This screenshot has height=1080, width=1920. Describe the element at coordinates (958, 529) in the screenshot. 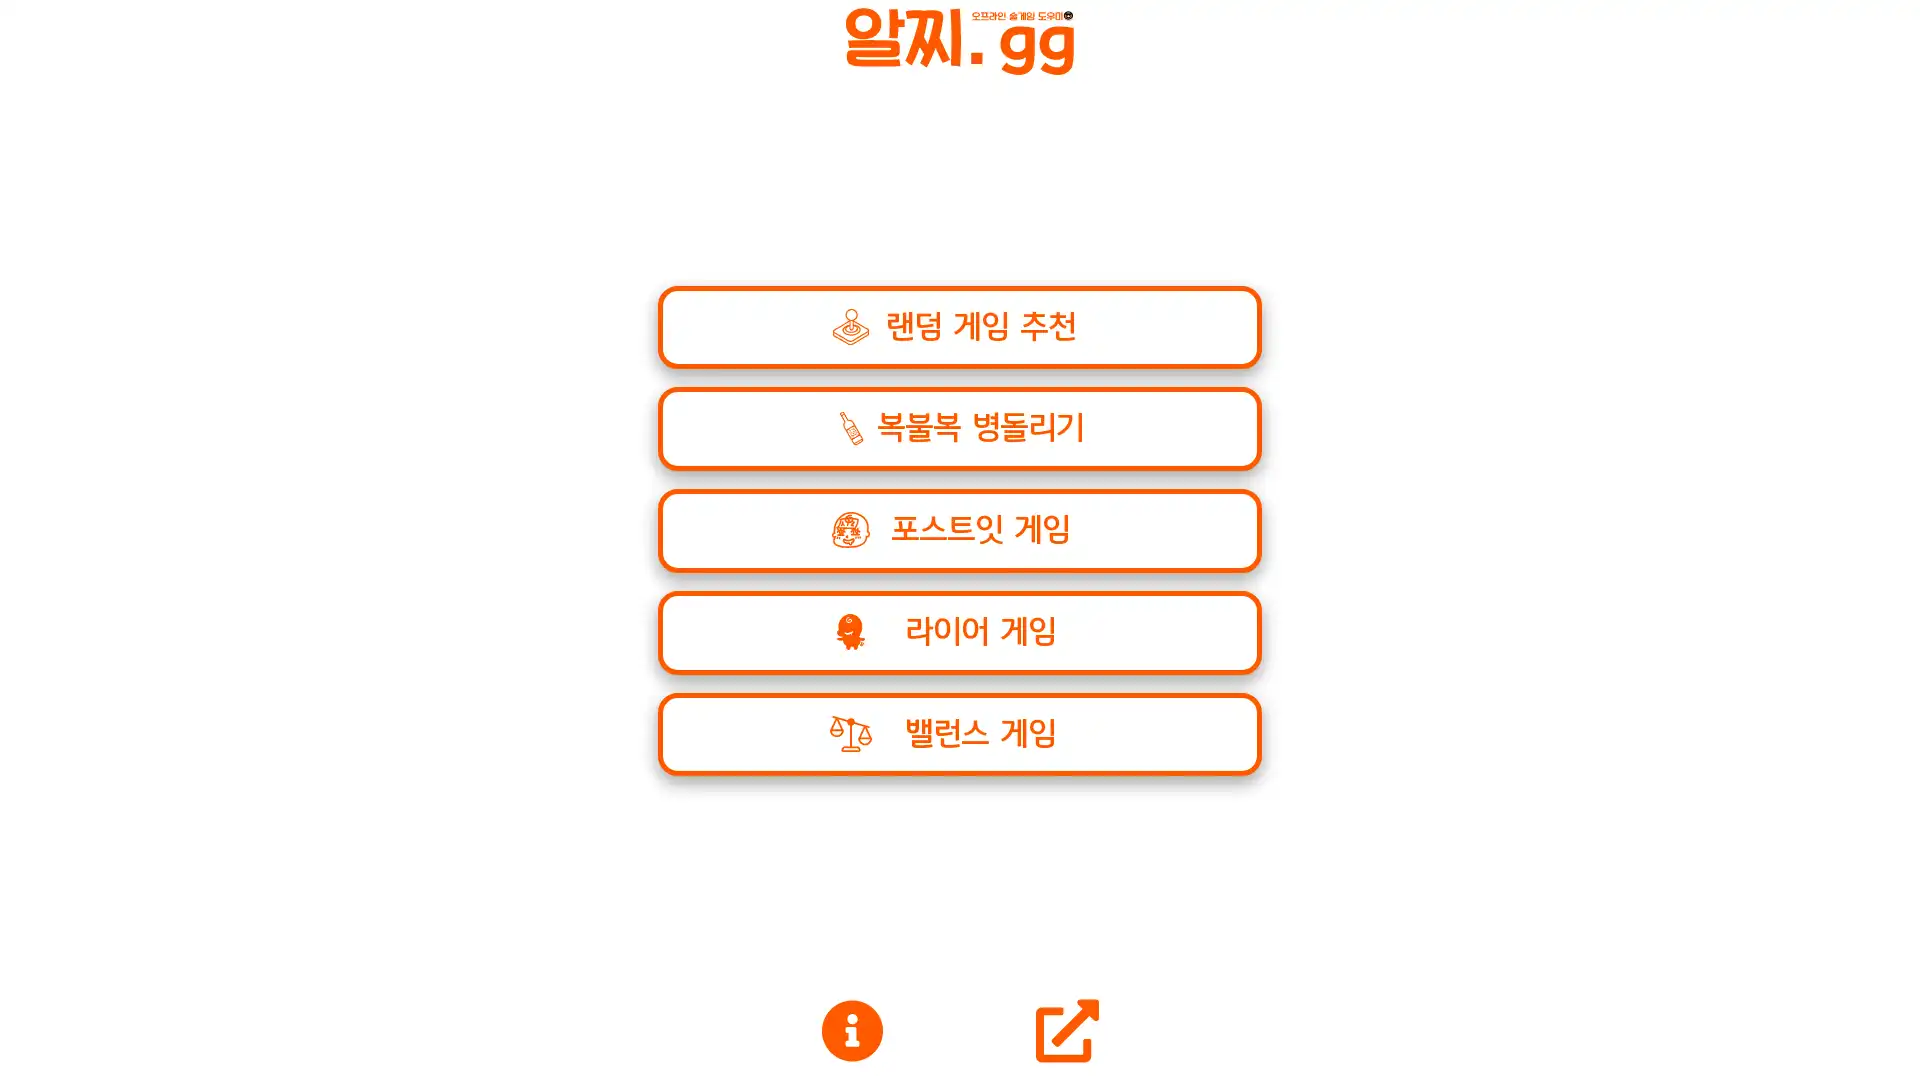

I see `bottle` at that location.